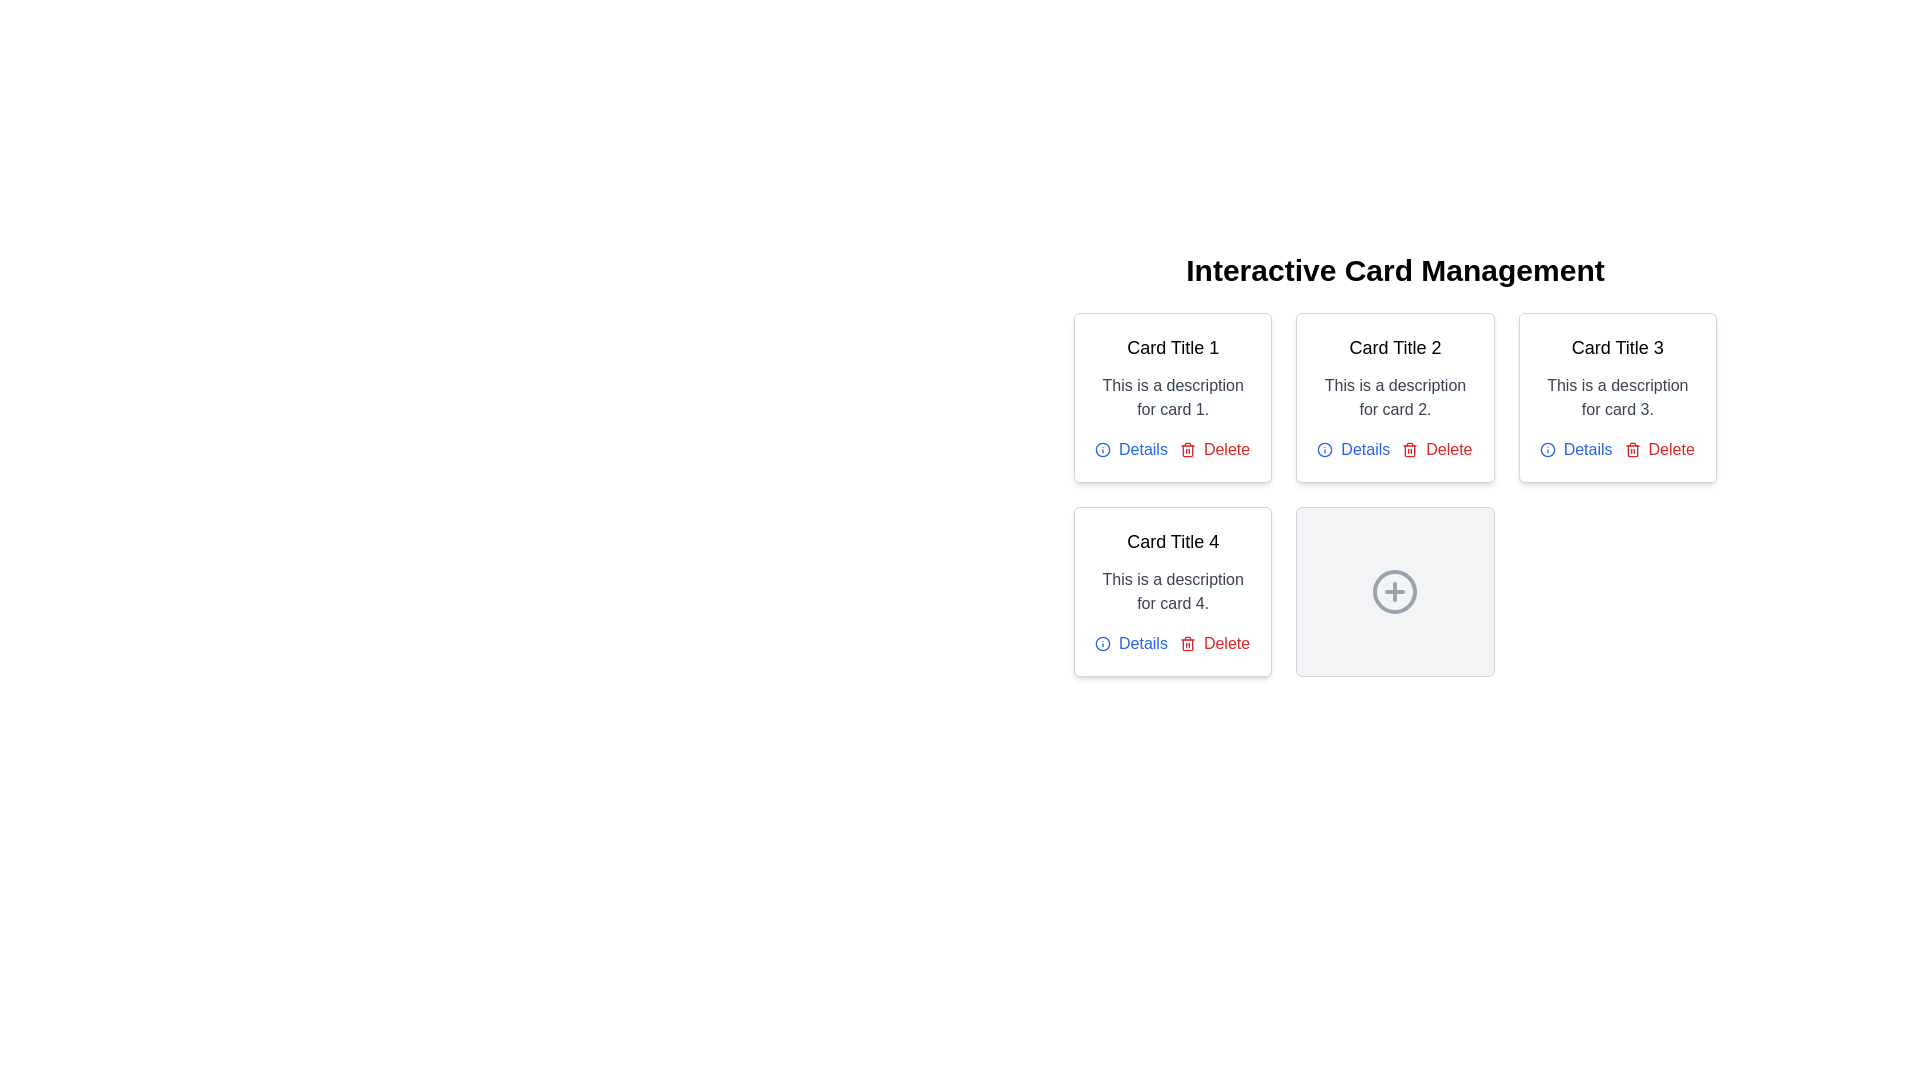 The width and height of the screenshot is (1920, 1080). What do you see at coordinates (1187, 644) in the screenshot?
I see `the small red trash can icon next to the 'Delete' label` at bounding box center [1187, 644].